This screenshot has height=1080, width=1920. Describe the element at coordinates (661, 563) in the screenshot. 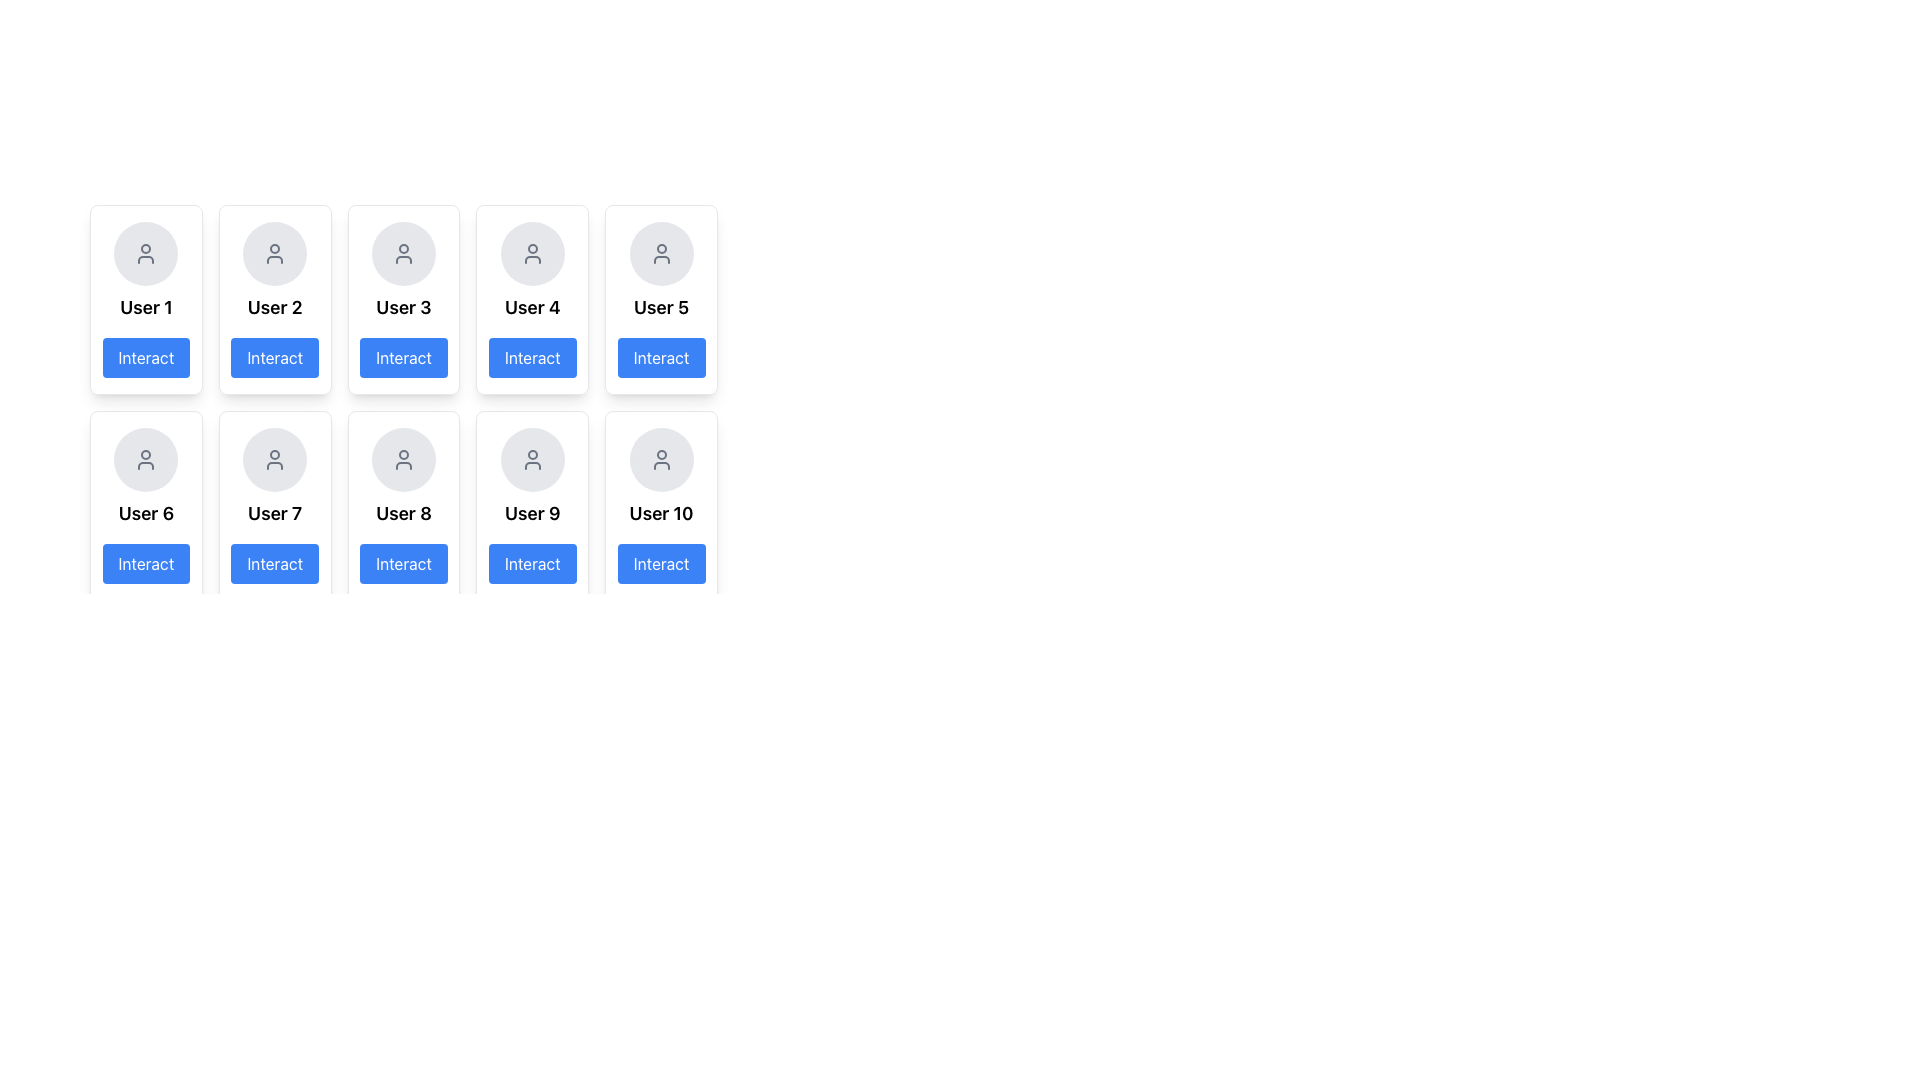

I see `the blue rectangular button labeled 'Interact' with rounded corners, located at the bottom of the 'User 10' card in the grid layout` at that location.